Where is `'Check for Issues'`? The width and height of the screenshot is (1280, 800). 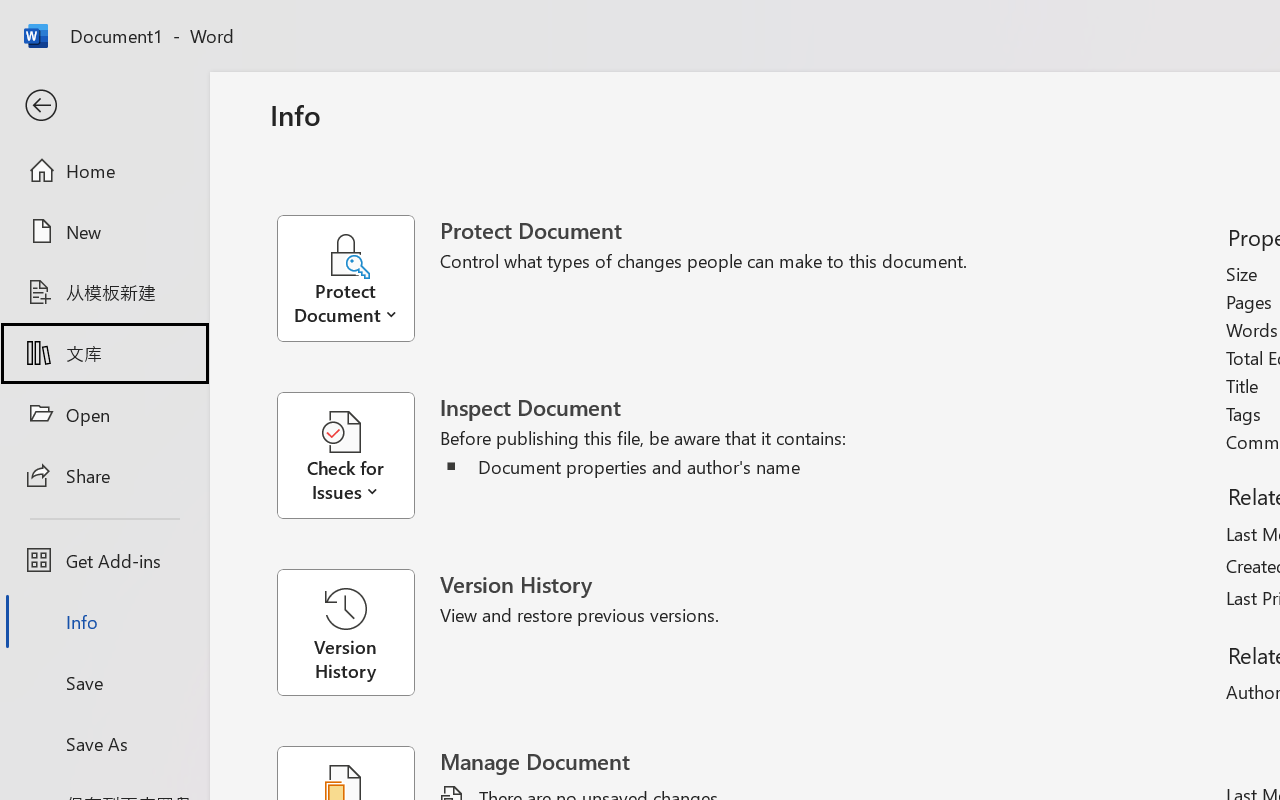
'Check for Issues' is located at coordinates (358, 454).